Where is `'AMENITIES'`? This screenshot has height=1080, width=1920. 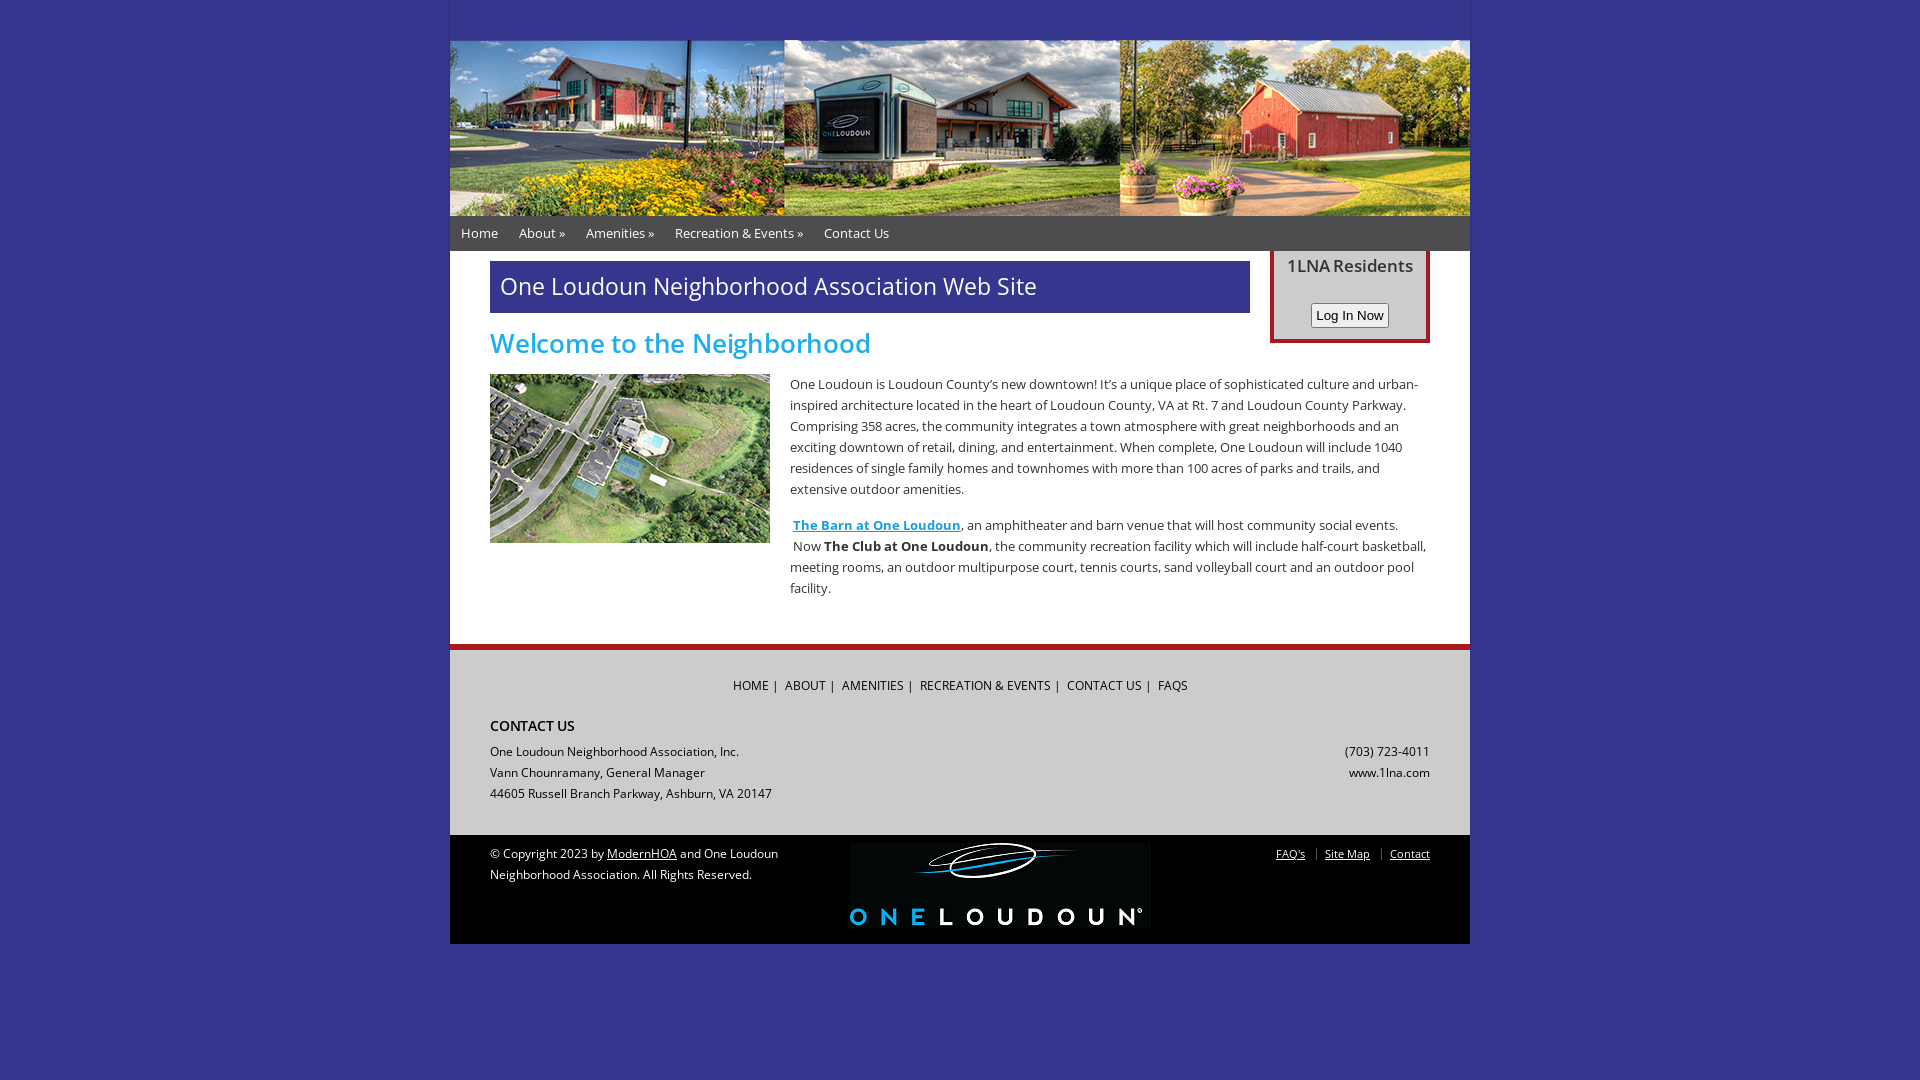 'AMENITIES' is located at coordinates (841, 684).